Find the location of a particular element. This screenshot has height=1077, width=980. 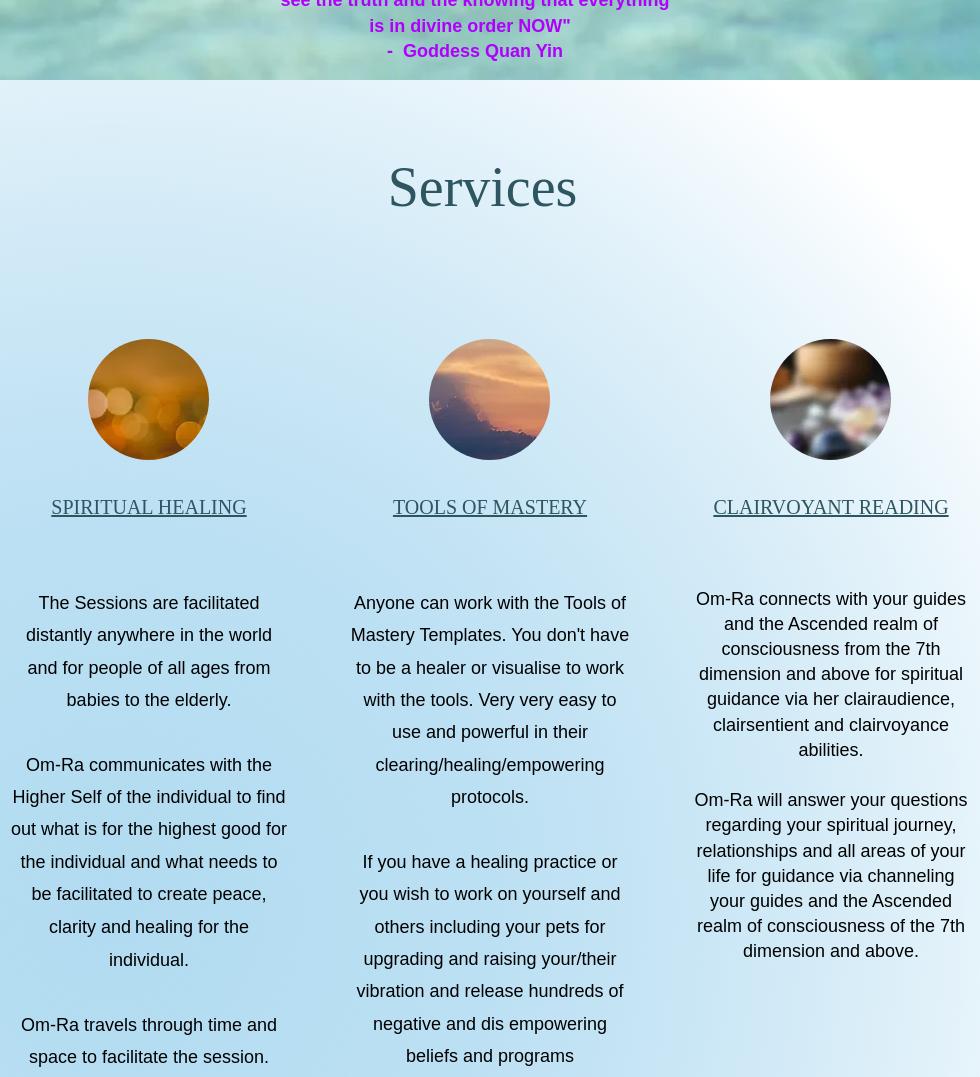

'healing for the individual.' is located at coordinates (178, 942).